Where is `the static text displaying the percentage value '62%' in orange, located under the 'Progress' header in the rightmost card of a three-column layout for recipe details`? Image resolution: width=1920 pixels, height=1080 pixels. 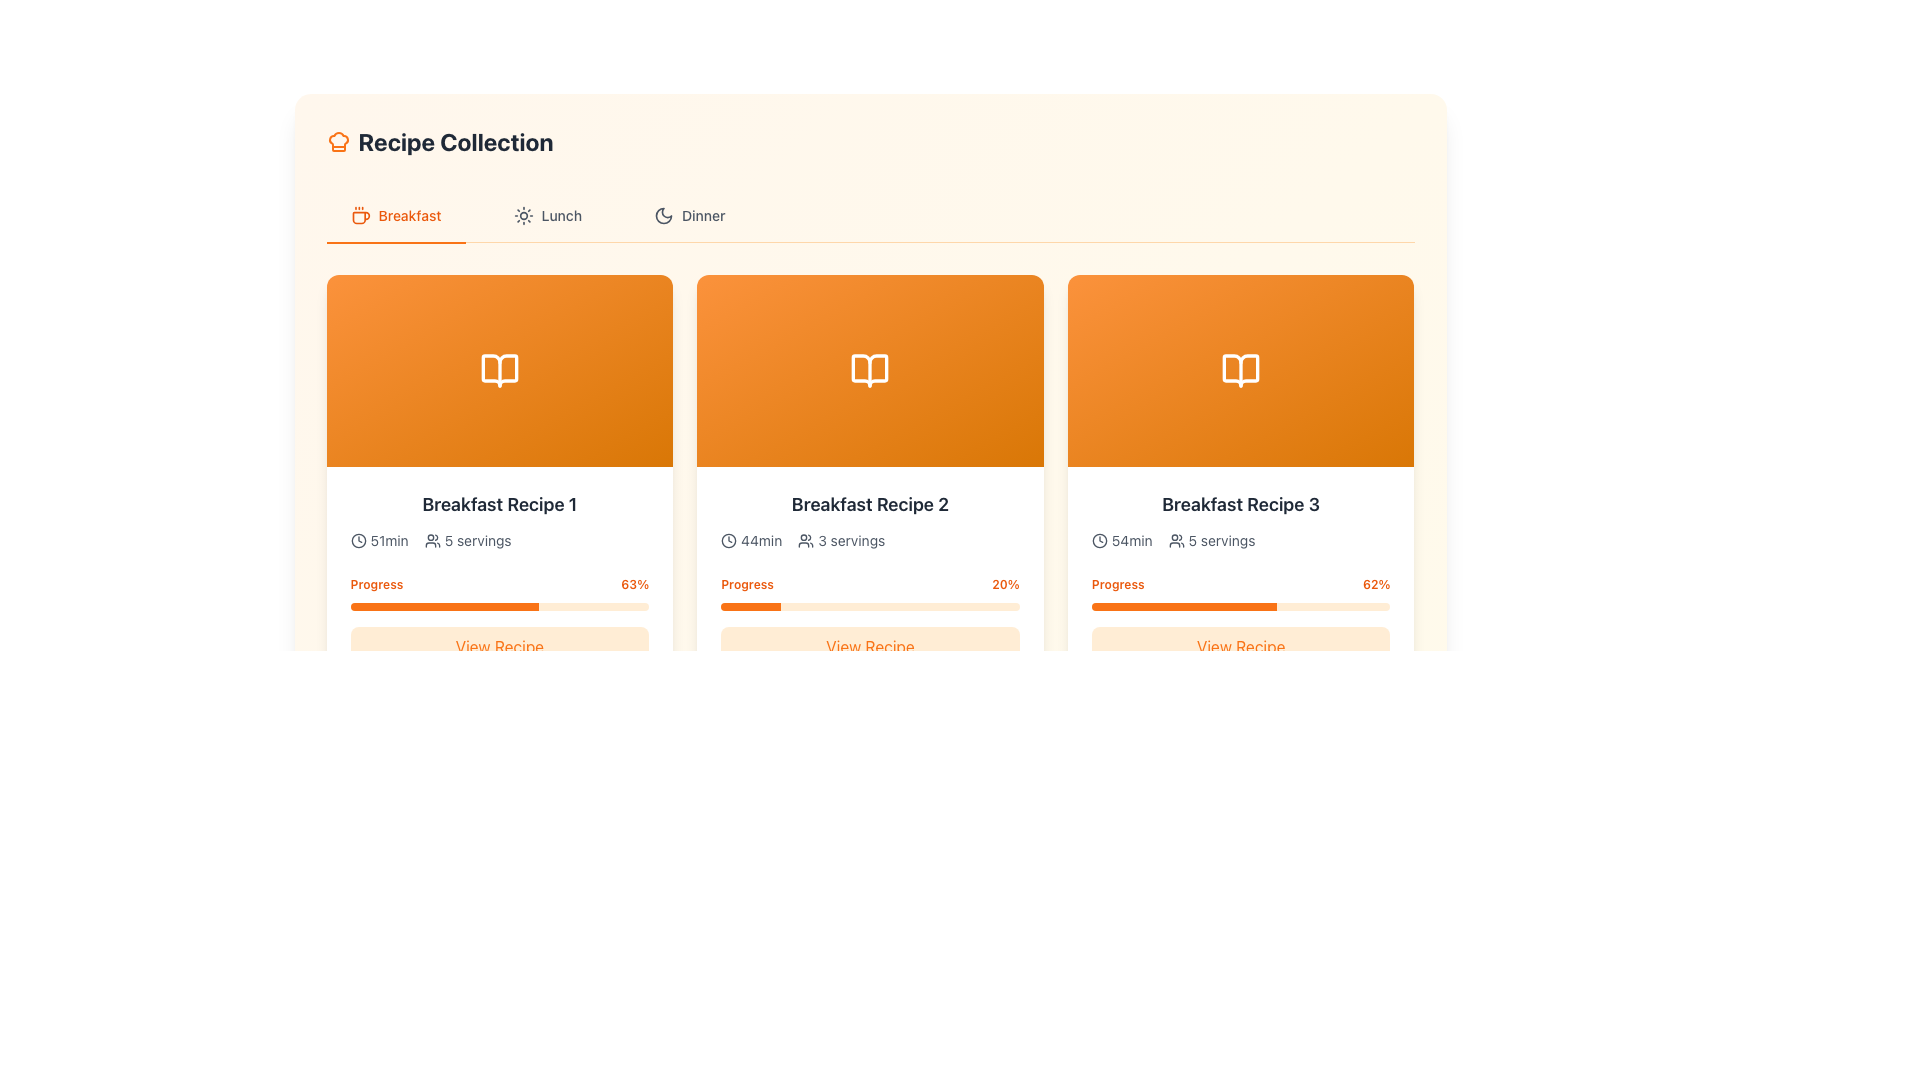
the static text displaying the percentage value '62%' in orange, located under the 'Progress' header in the rightmost card of a three-column layout for recipe details is located at coordinates (1375, 582).